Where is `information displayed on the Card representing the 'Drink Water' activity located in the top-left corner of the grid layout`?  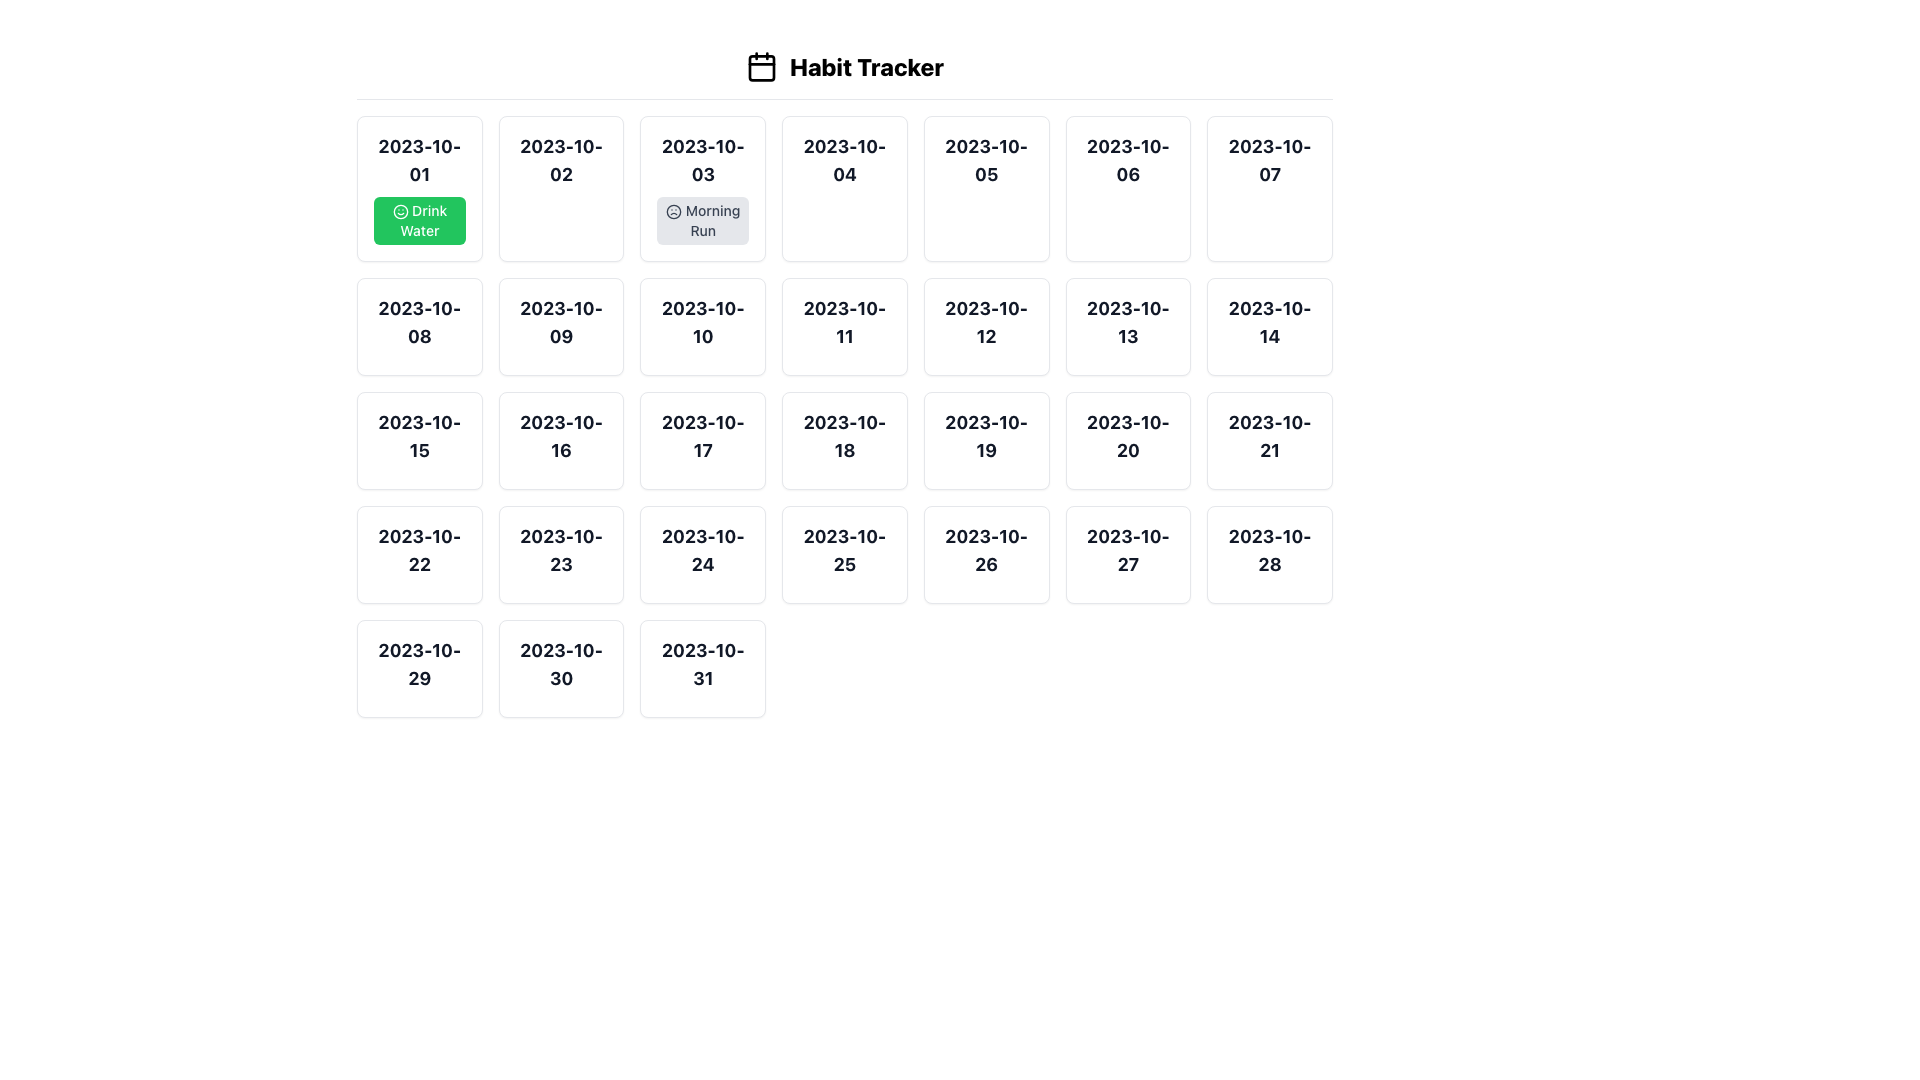
information displayed on the Card representing the 'Drink Water' activity located in the top-left corner of the grid layout is located at coordinates (418, 189).